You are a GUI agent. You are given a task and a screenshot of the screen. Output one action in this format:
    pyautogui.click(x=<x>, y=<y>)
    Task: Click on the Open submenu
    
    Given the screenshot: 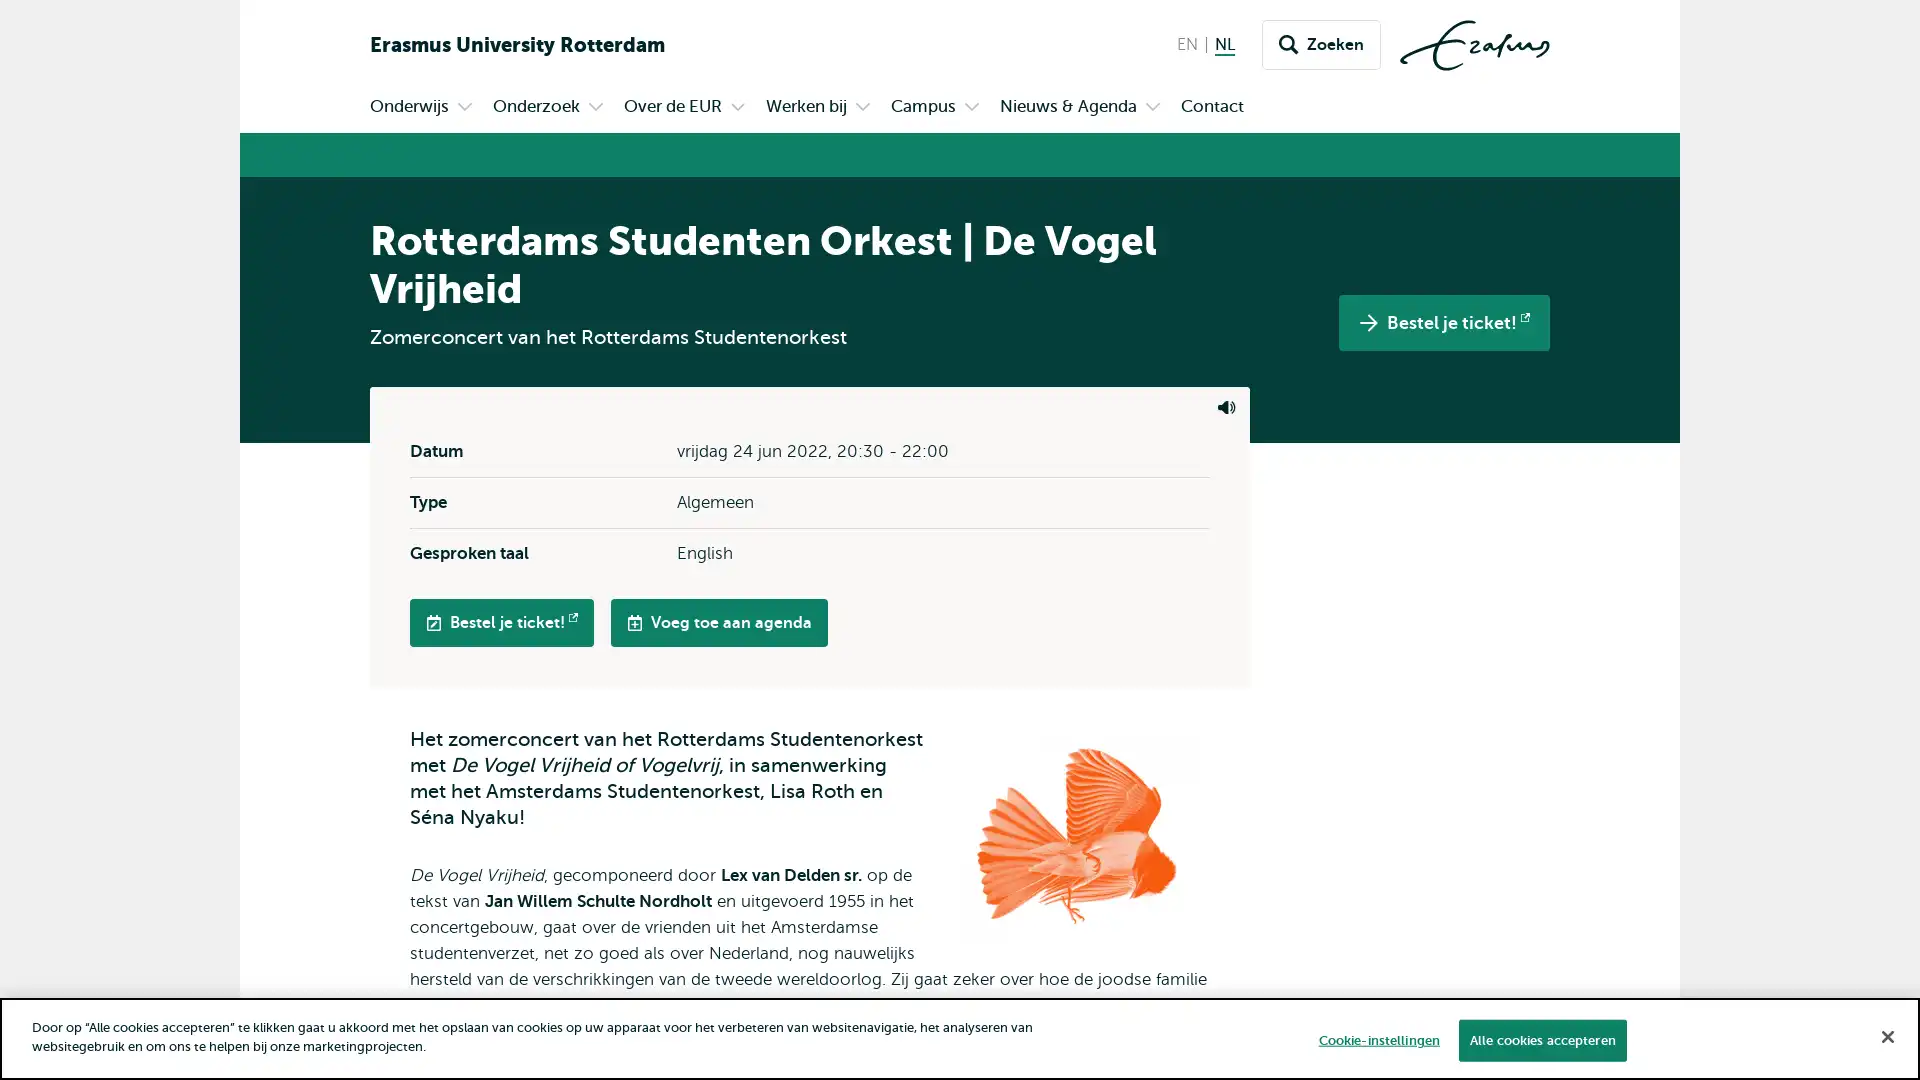 What is the action you would take?
    pyautogui.click(x=737, y=108)
    